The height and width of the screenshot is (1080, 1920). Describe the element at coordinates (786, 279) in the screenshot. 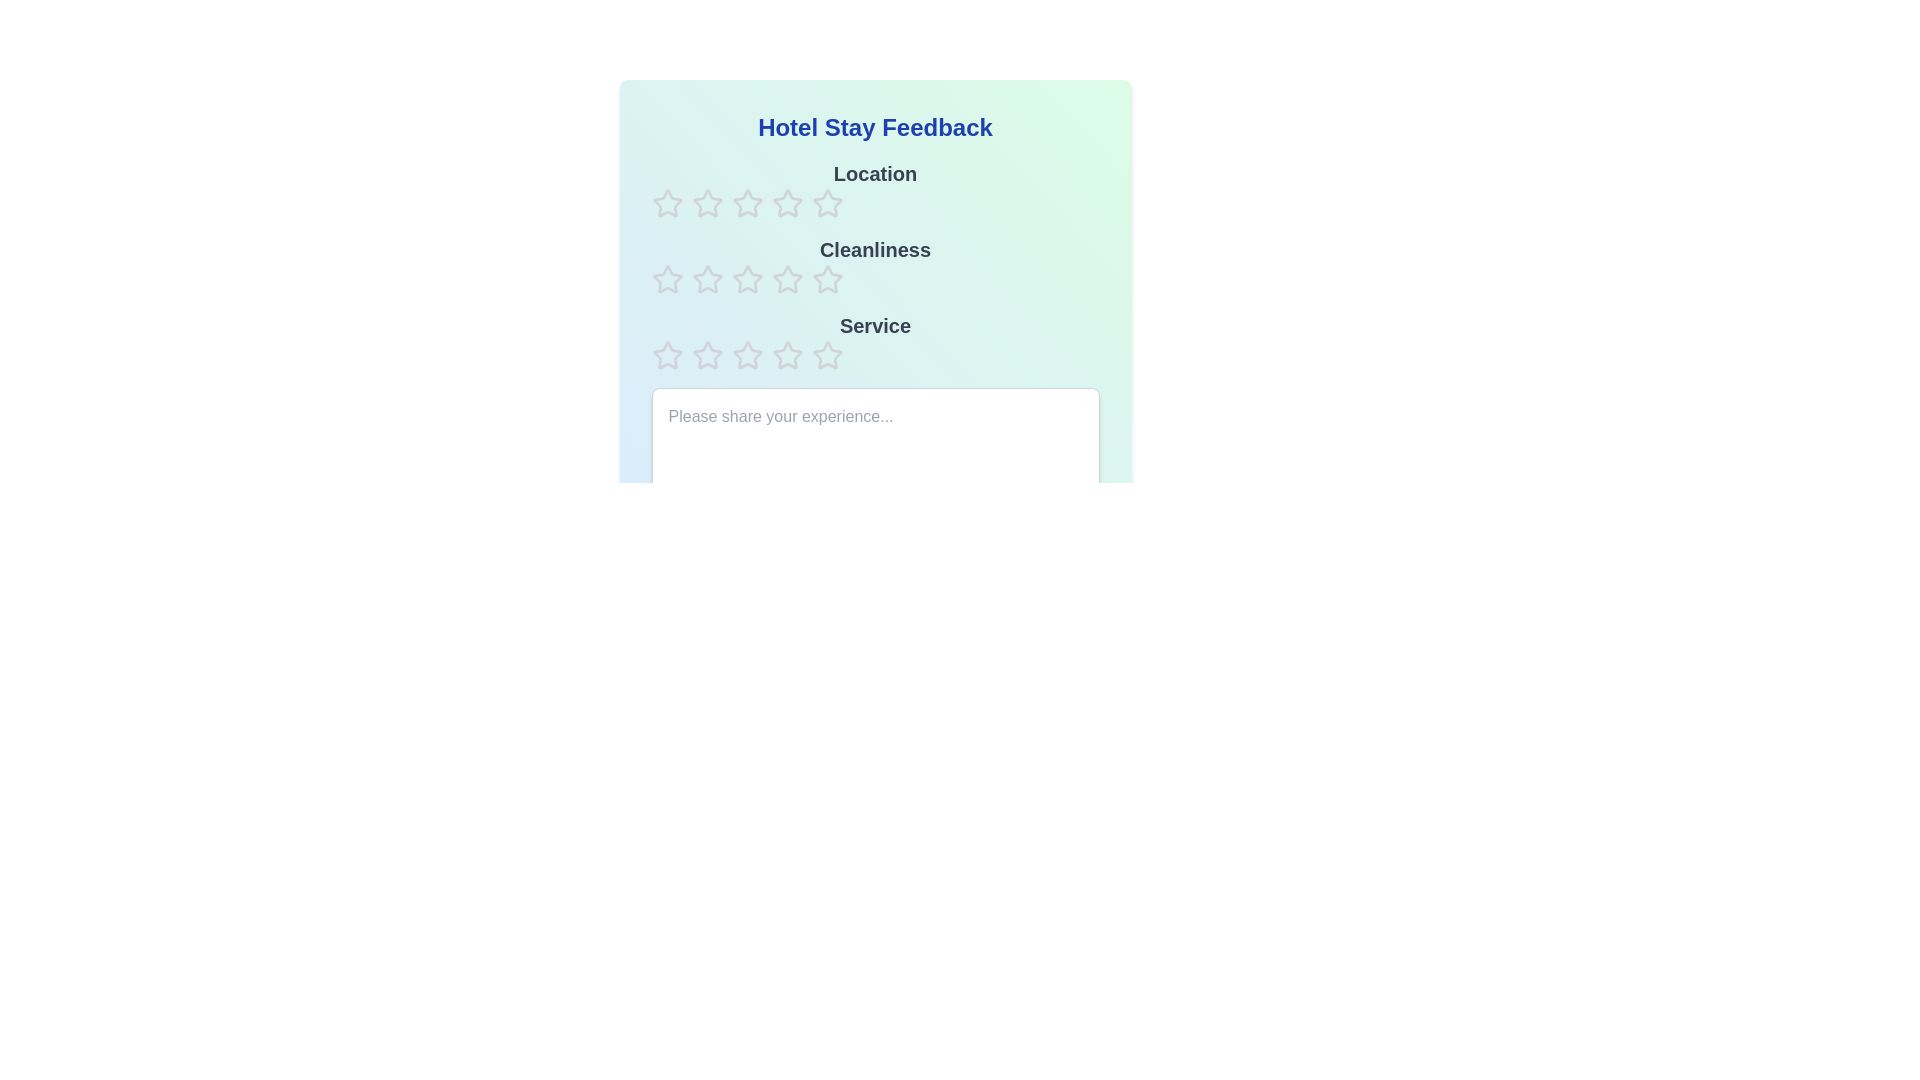

I see `the third star in the row of five stars for the 'Cleanliness' category to indicate a rating of 3 out of 5 stars` at that location.